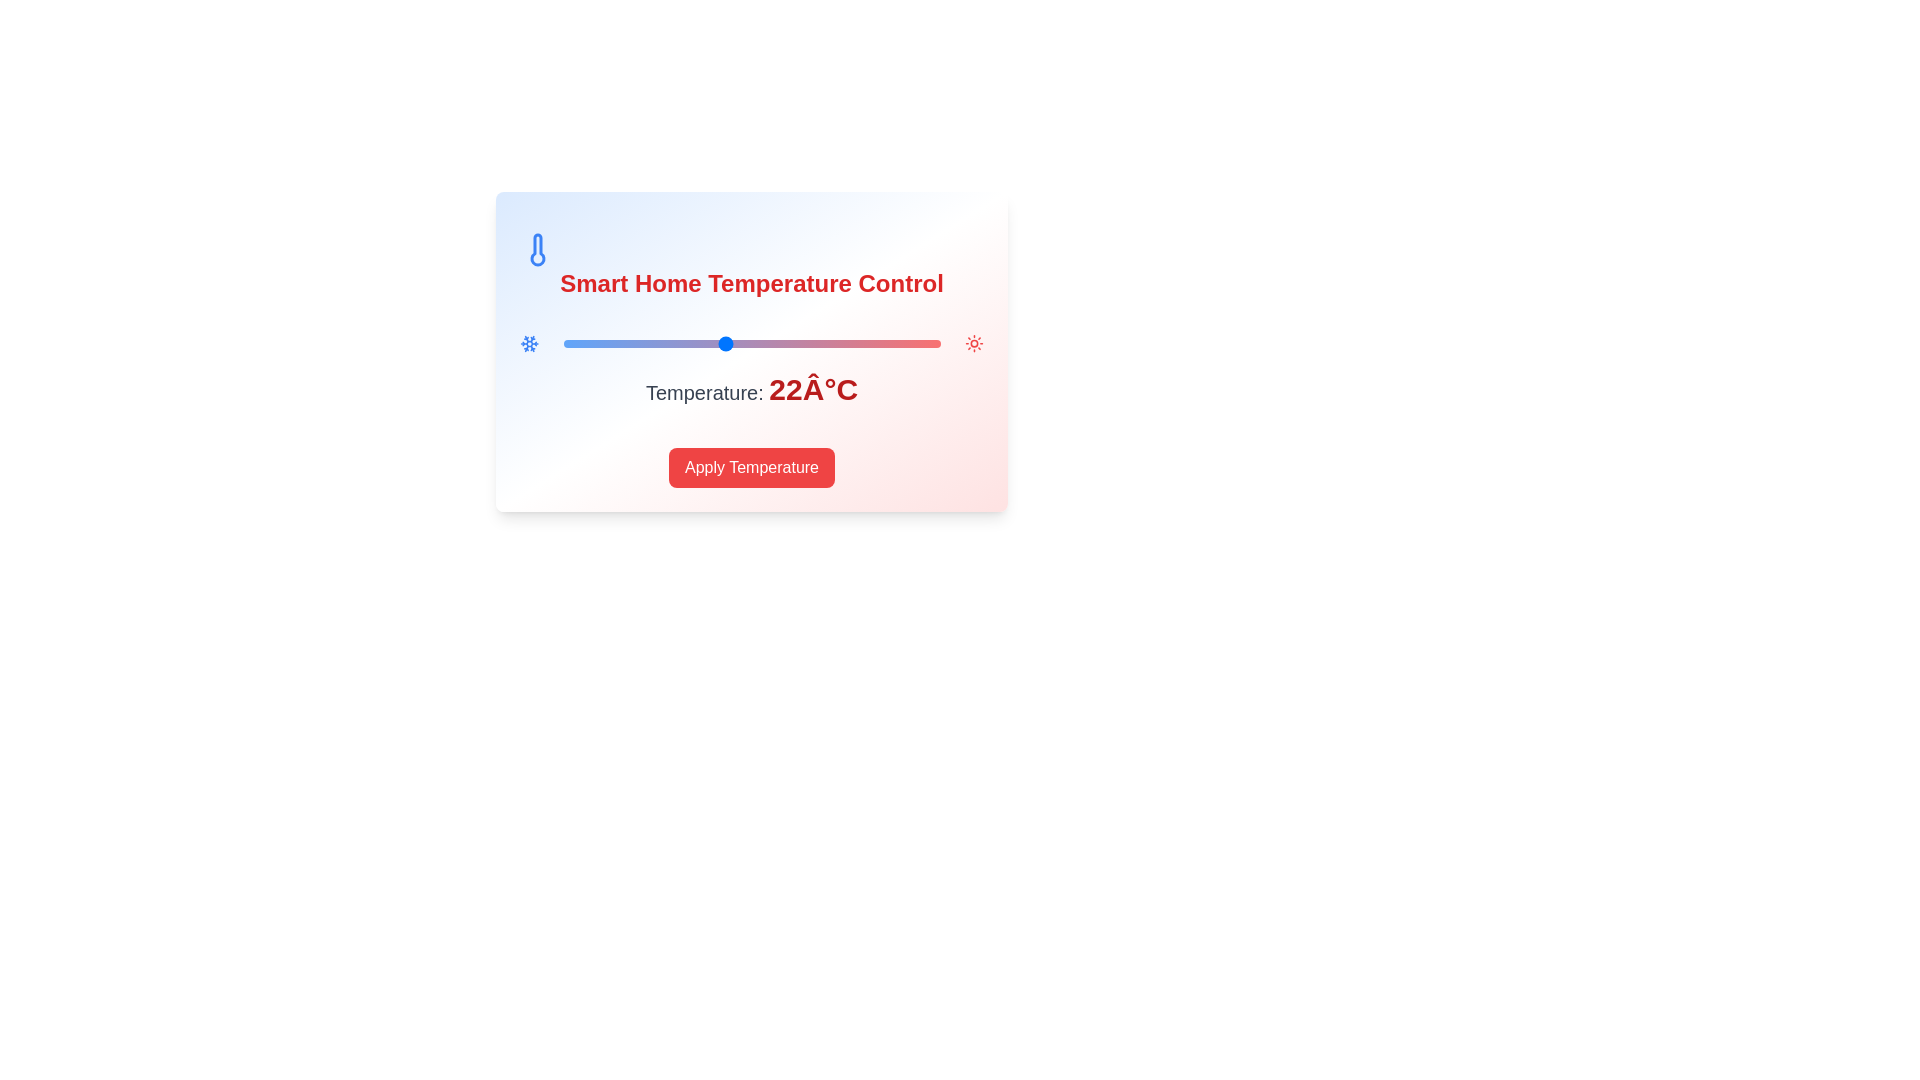 This screenshot has width=1920, height=1080. Describe the element at coordinates (537, 249) in the screenshot. I see `the thermometer icon to display its tooltip` at that location.